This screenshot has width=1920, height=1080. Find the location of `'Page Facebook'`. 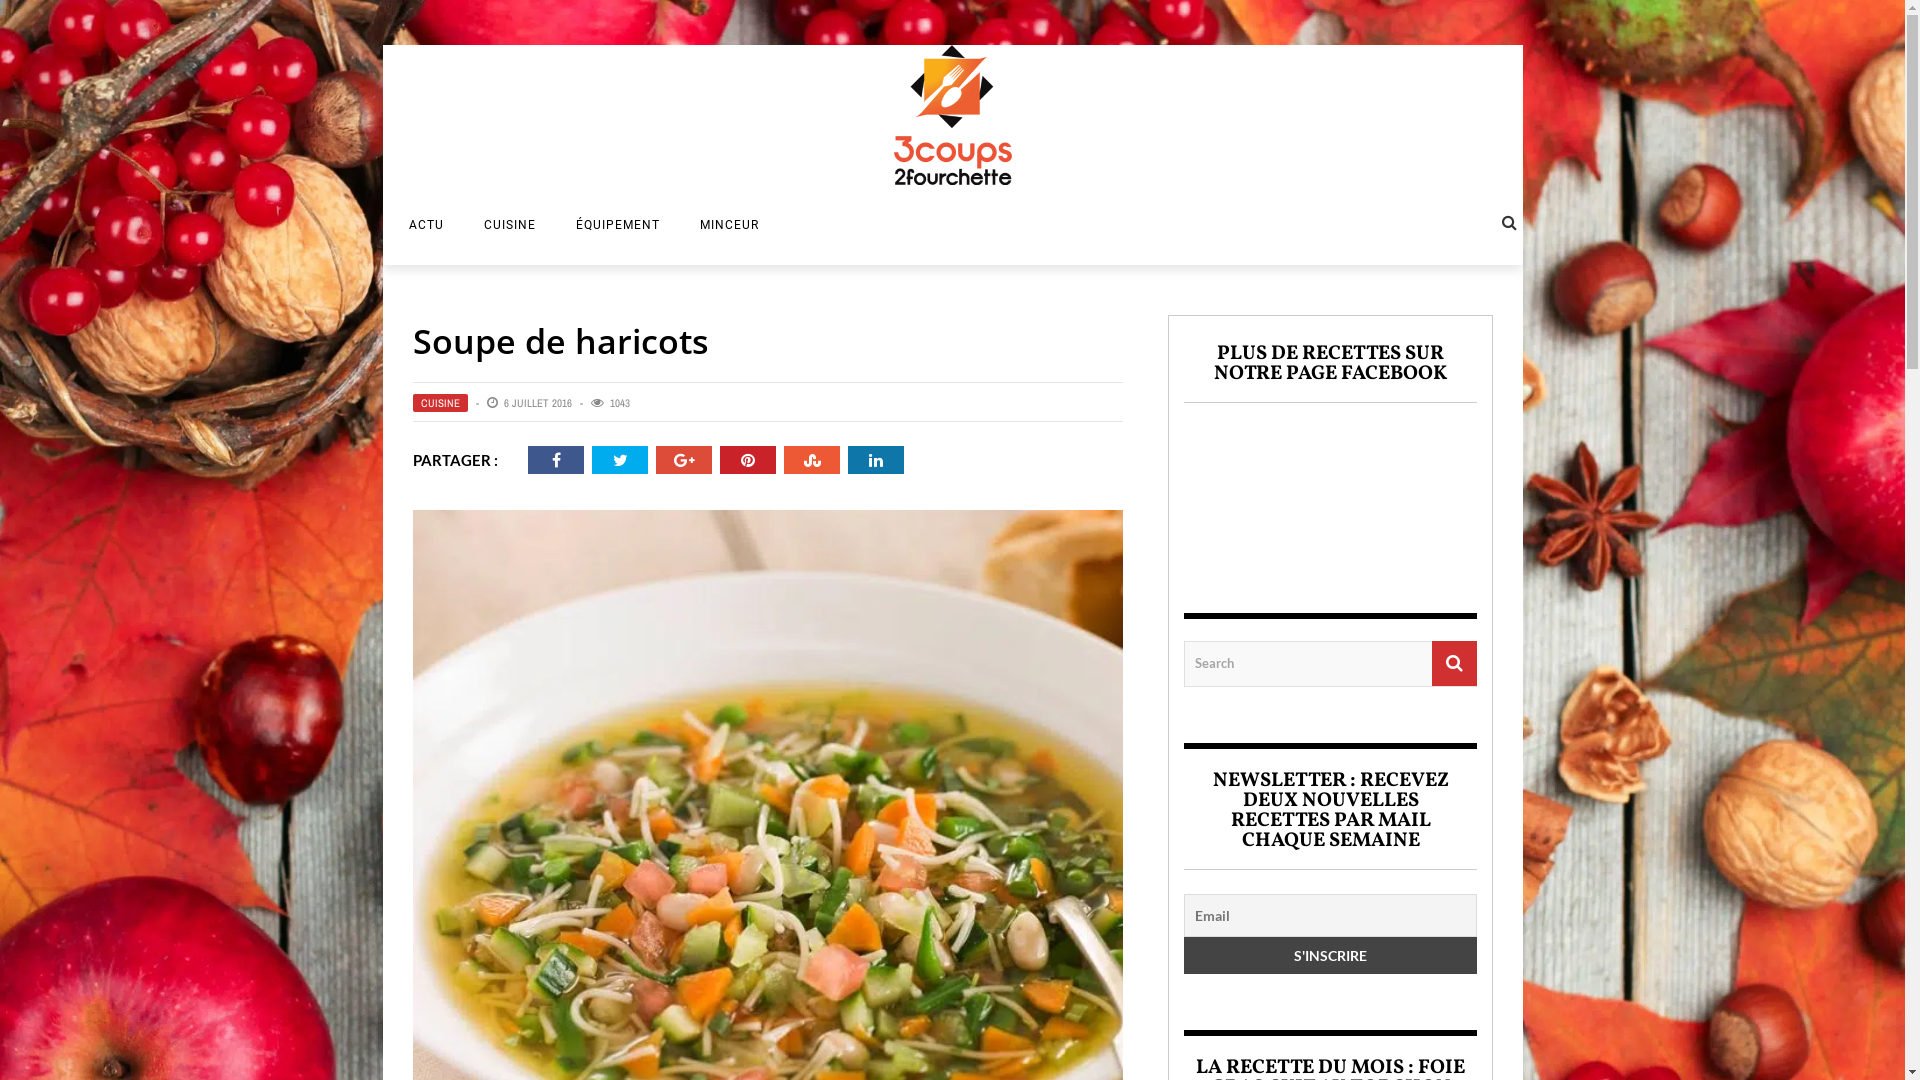

'Page Facebook' is located at coordinates (1330, 492).